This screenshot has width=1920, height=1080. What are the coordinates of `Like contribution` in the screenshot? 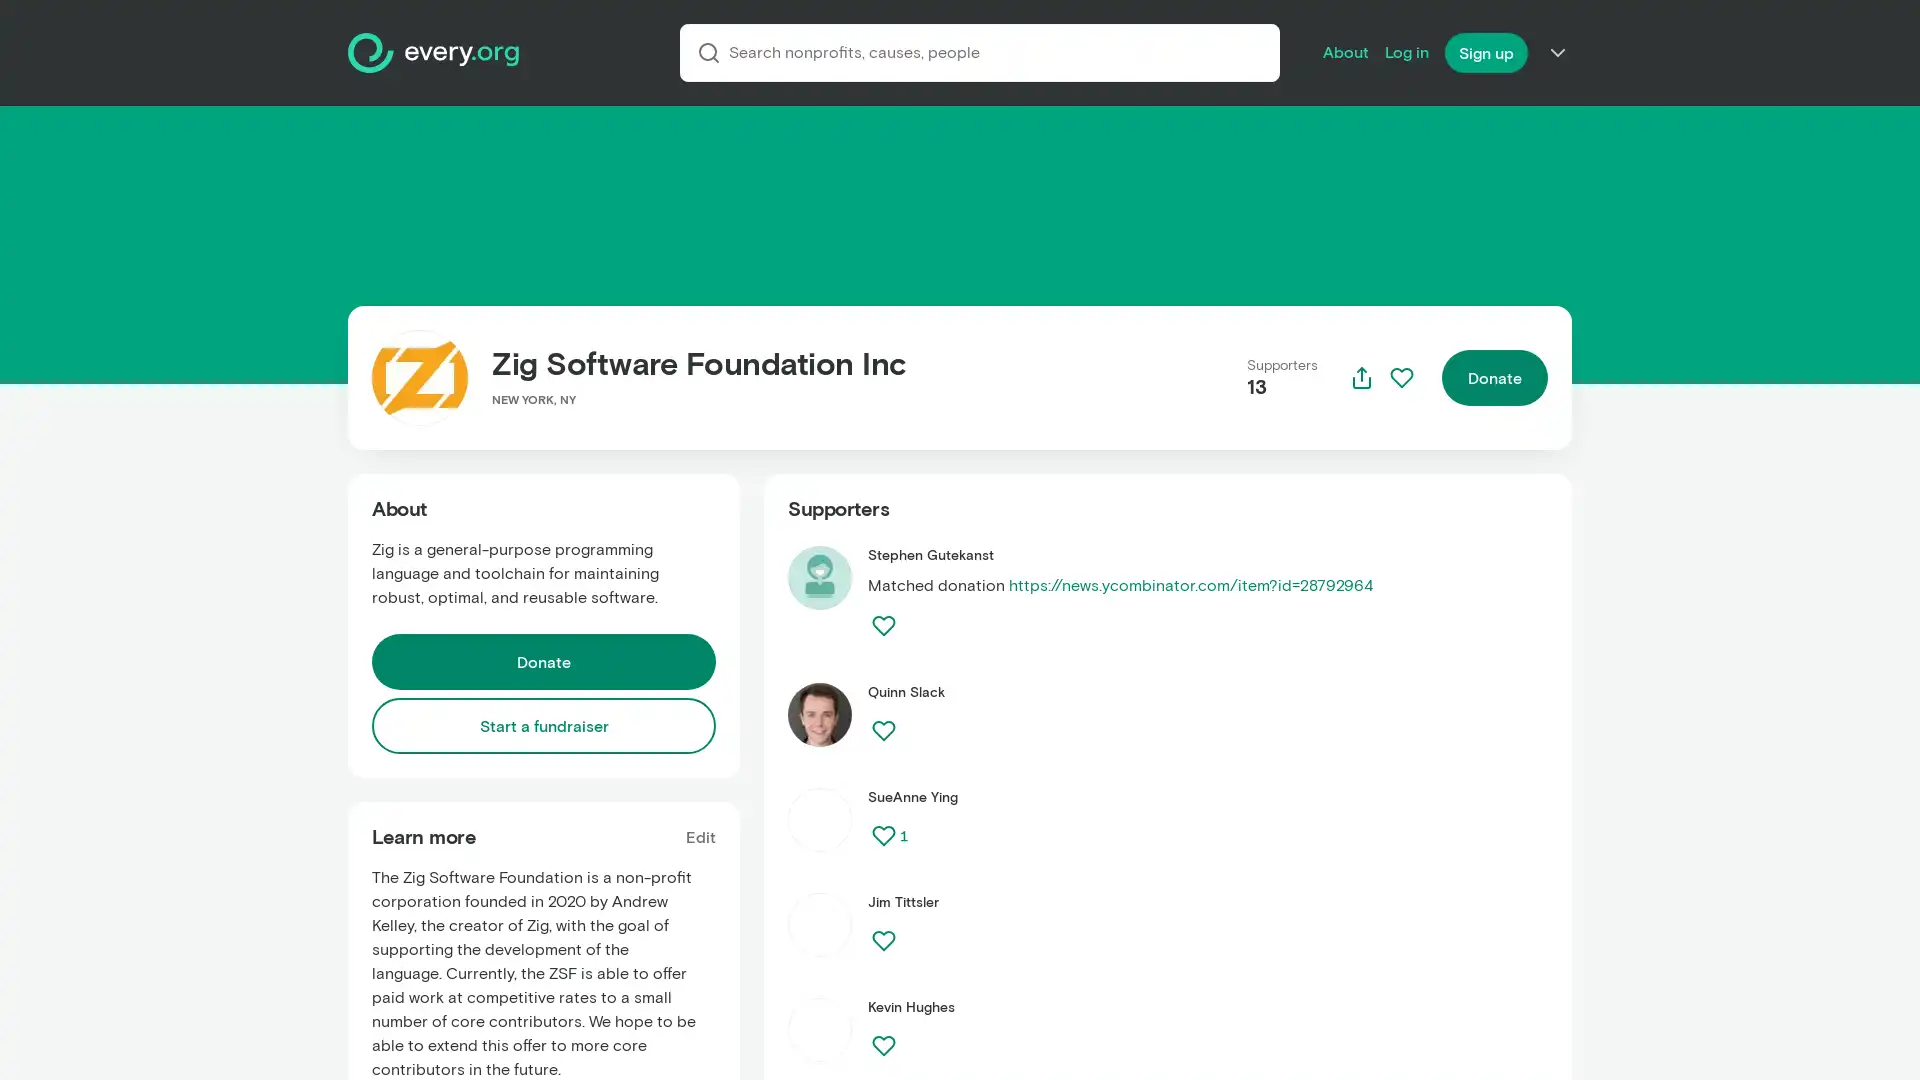 It's located at (882, 836).